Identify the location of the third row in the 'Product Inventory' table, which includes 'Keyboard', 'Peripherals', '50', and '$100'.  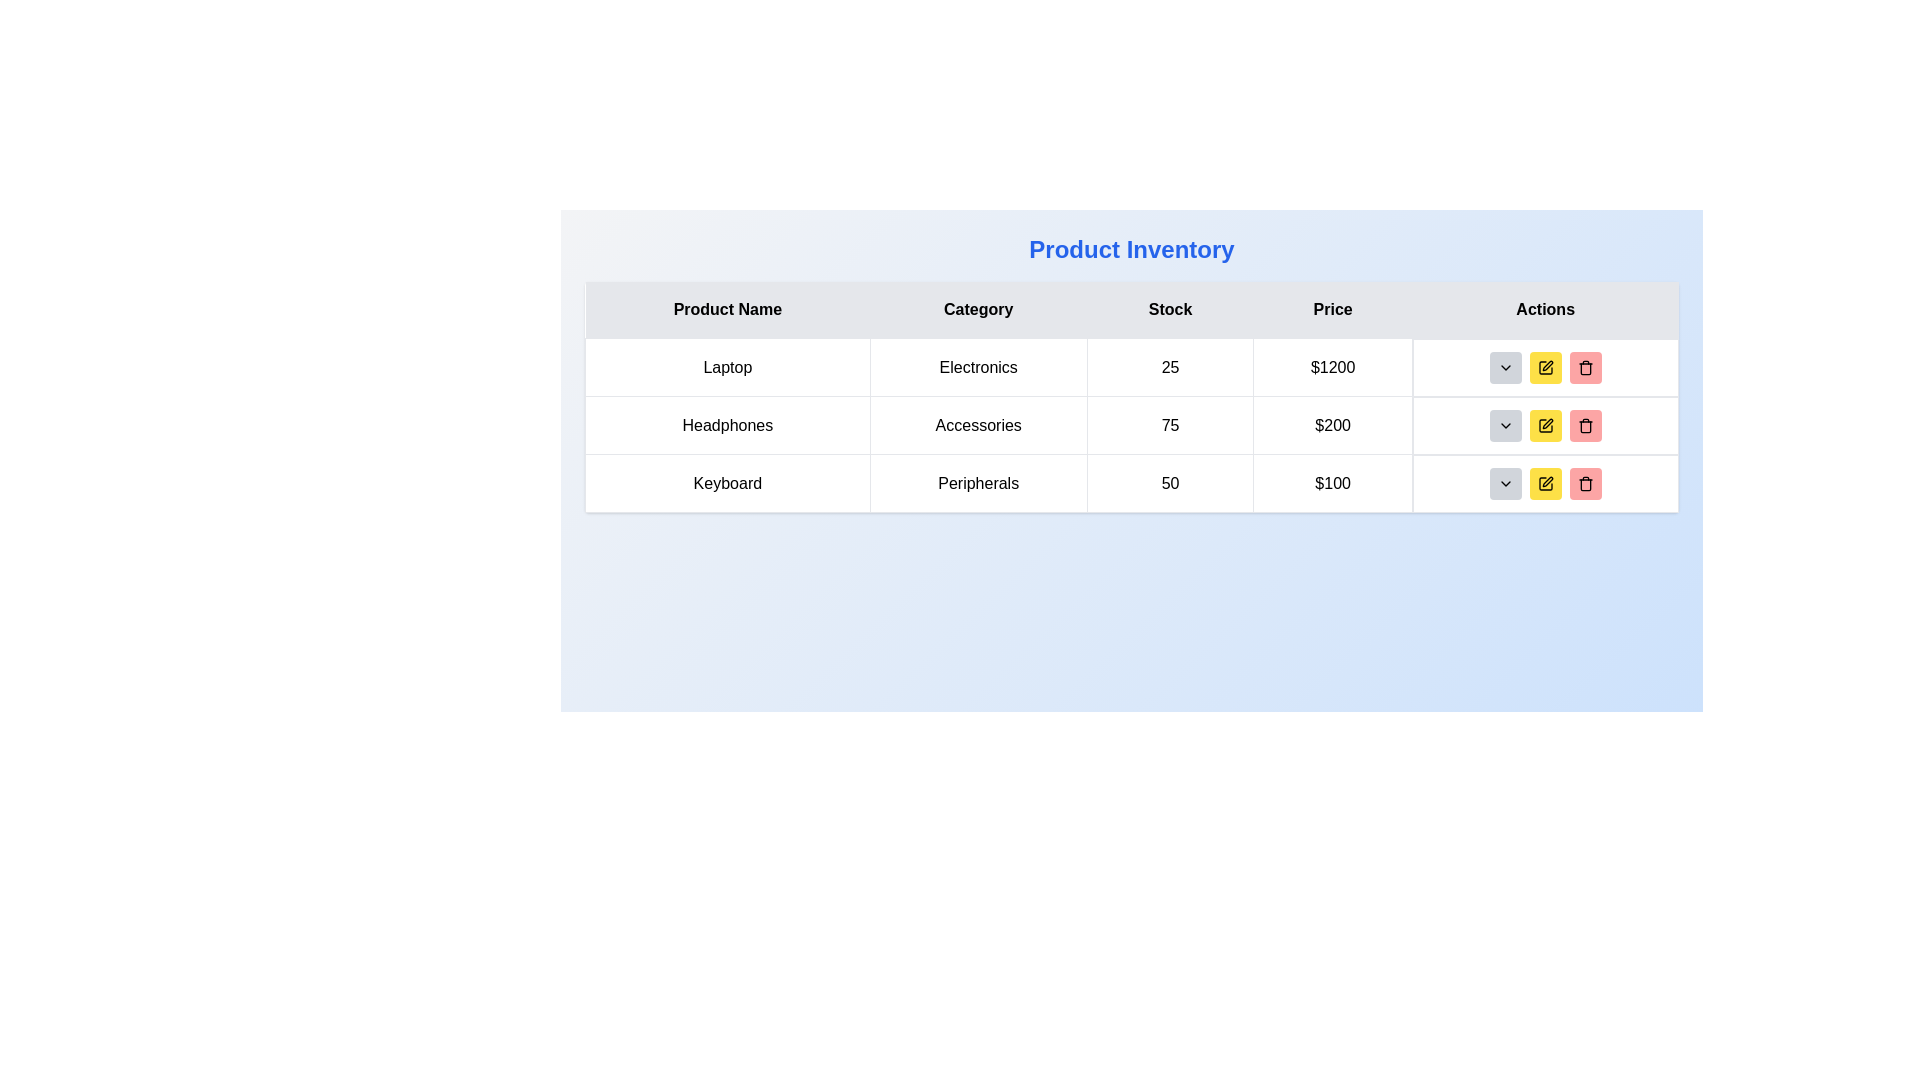
(1132, 483).